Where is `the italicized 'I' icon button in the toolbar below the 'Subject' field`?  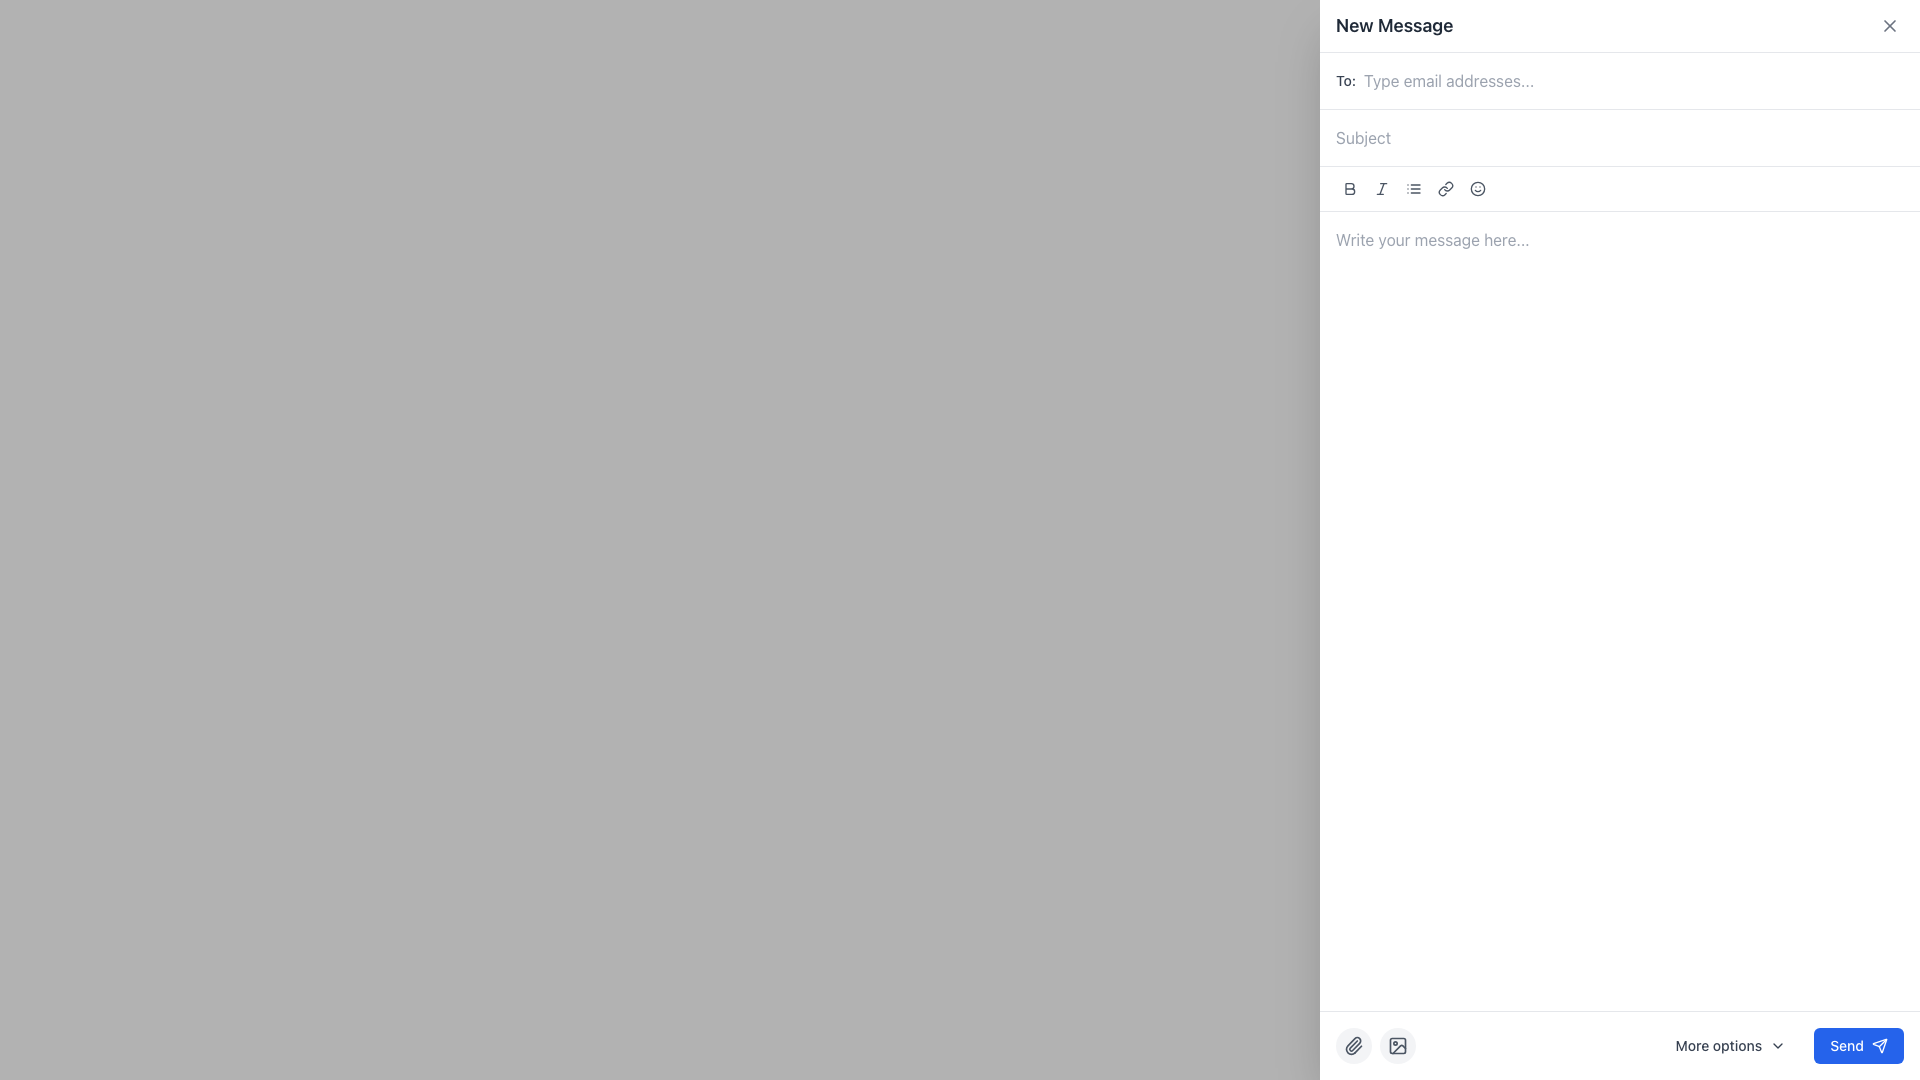
the italicized 'I' icon button in the toolbar below the 'Subject' field is located at coordinates (1381, 189).